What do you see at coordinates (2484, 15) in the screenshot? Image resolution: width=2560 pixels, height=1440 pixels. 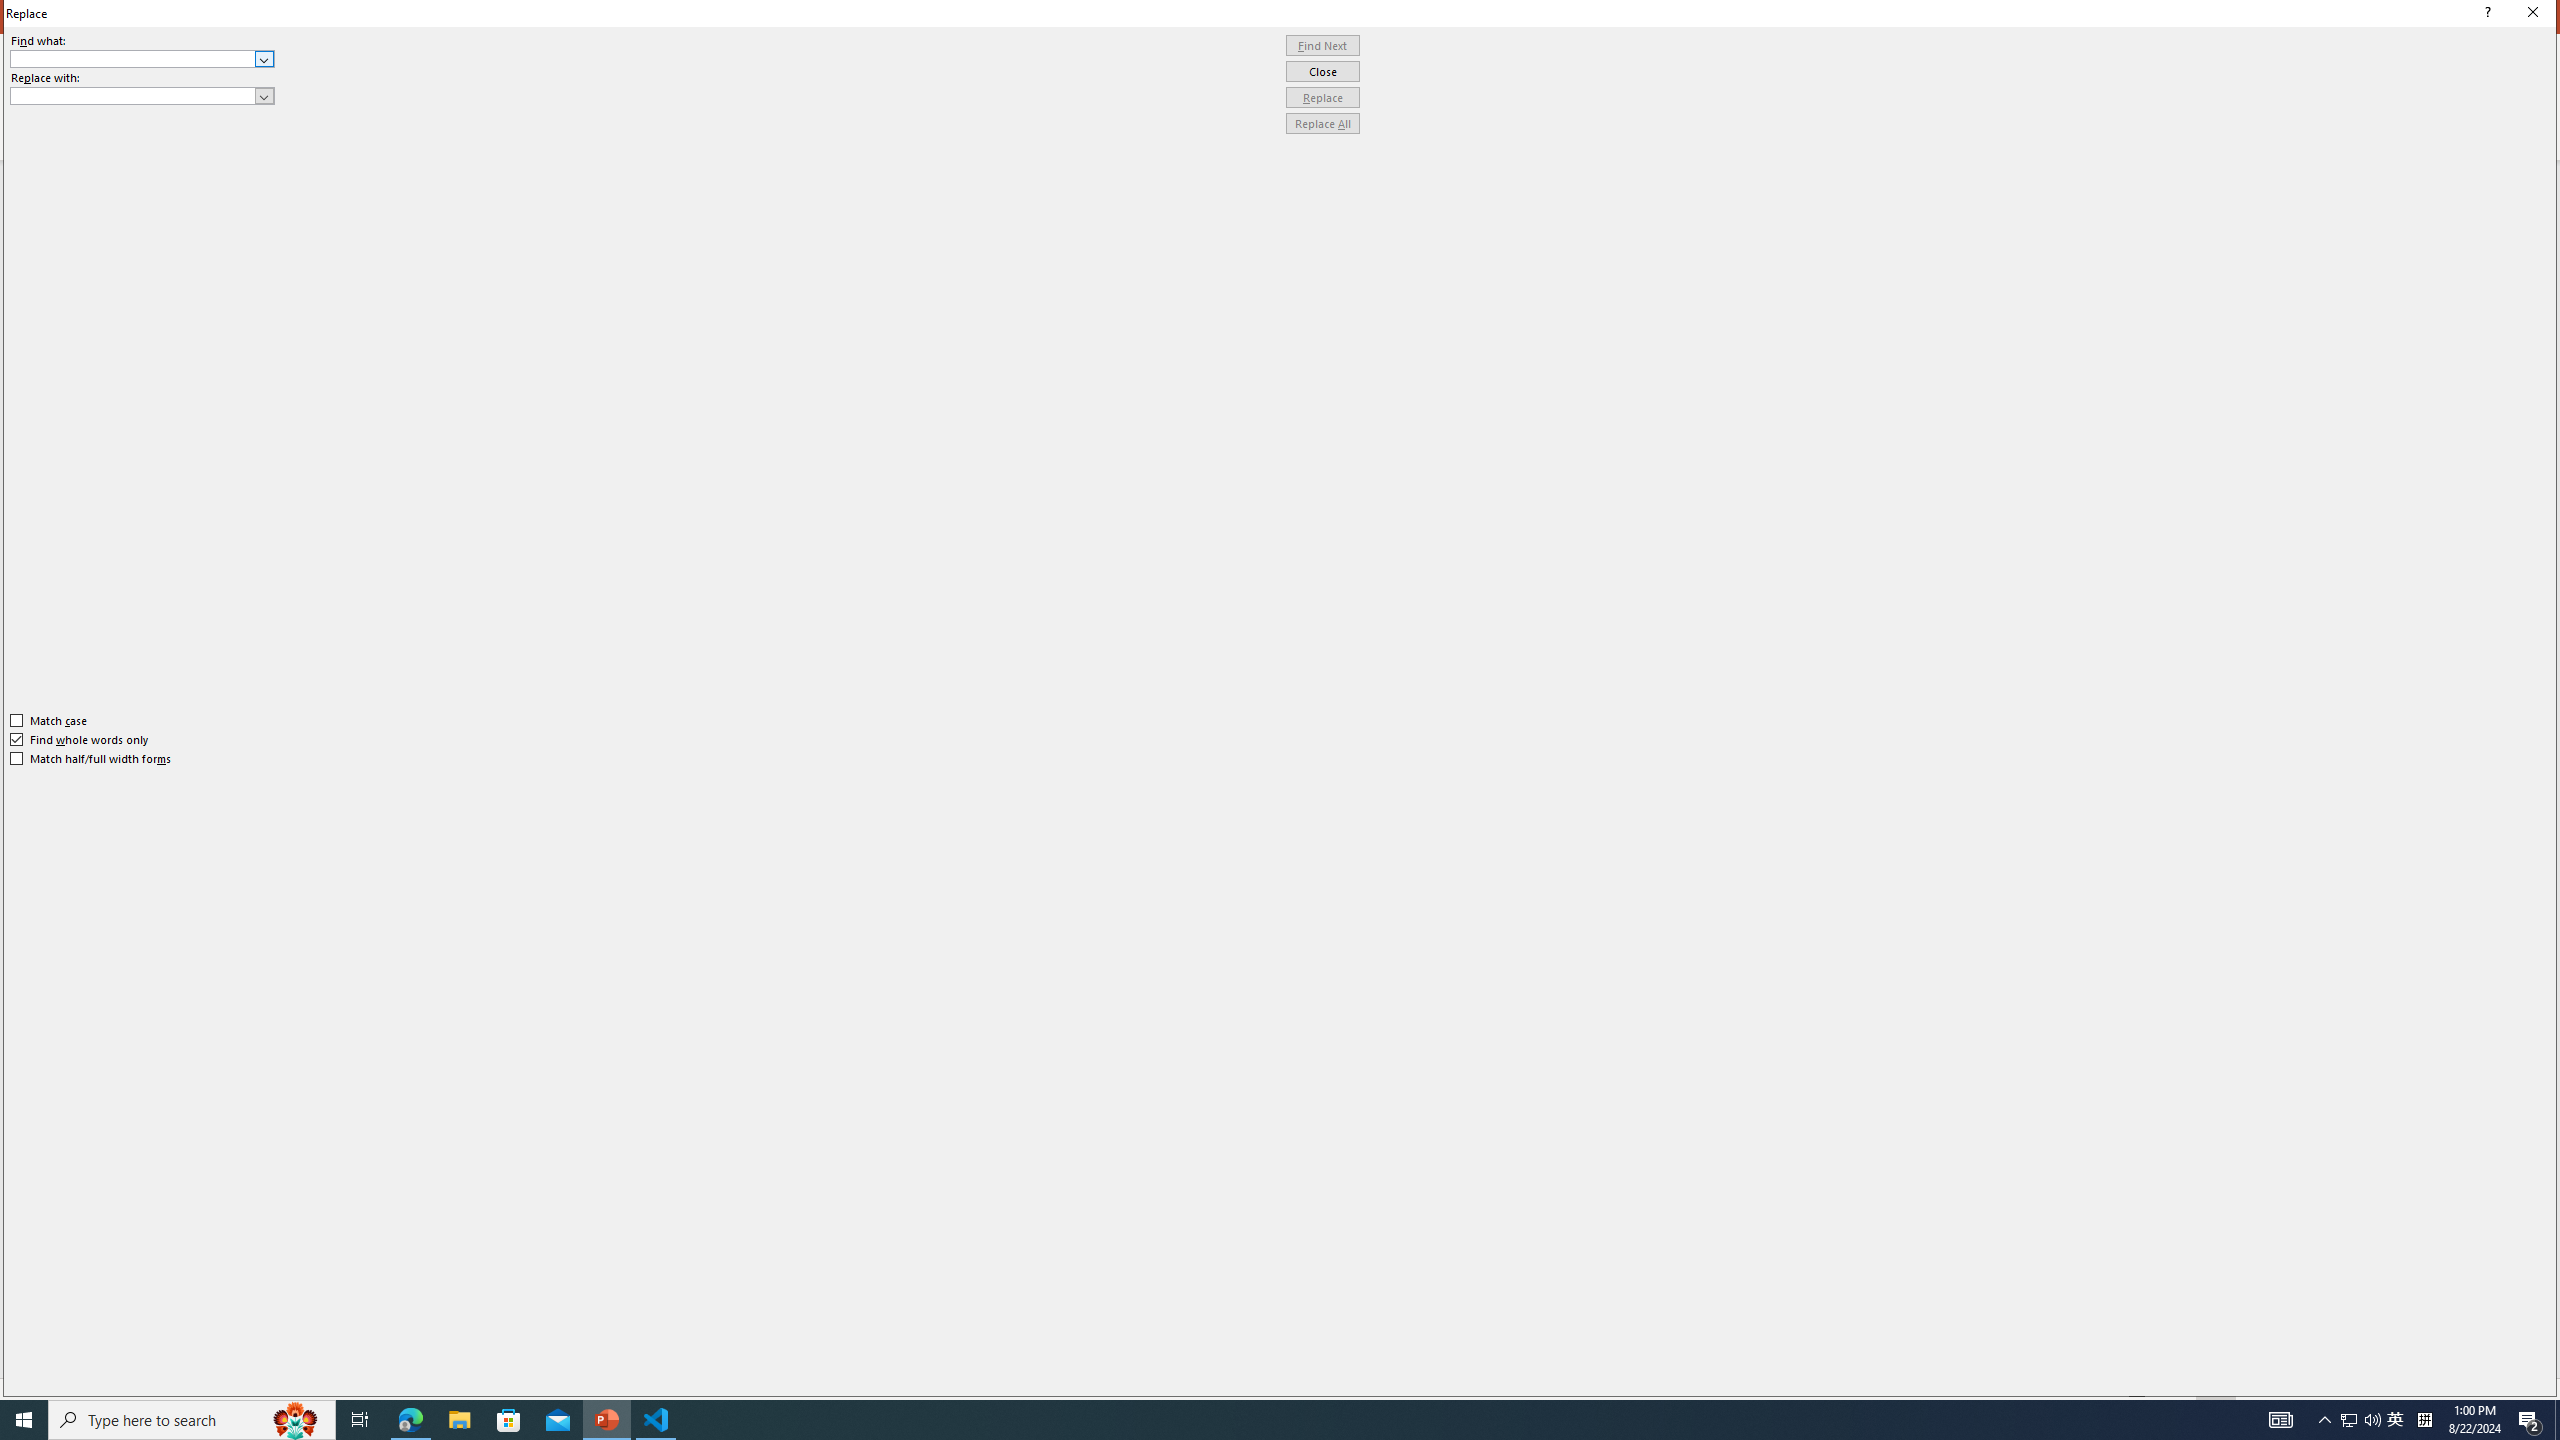 I see `'Context help'` at bounding box center [2484, 15].